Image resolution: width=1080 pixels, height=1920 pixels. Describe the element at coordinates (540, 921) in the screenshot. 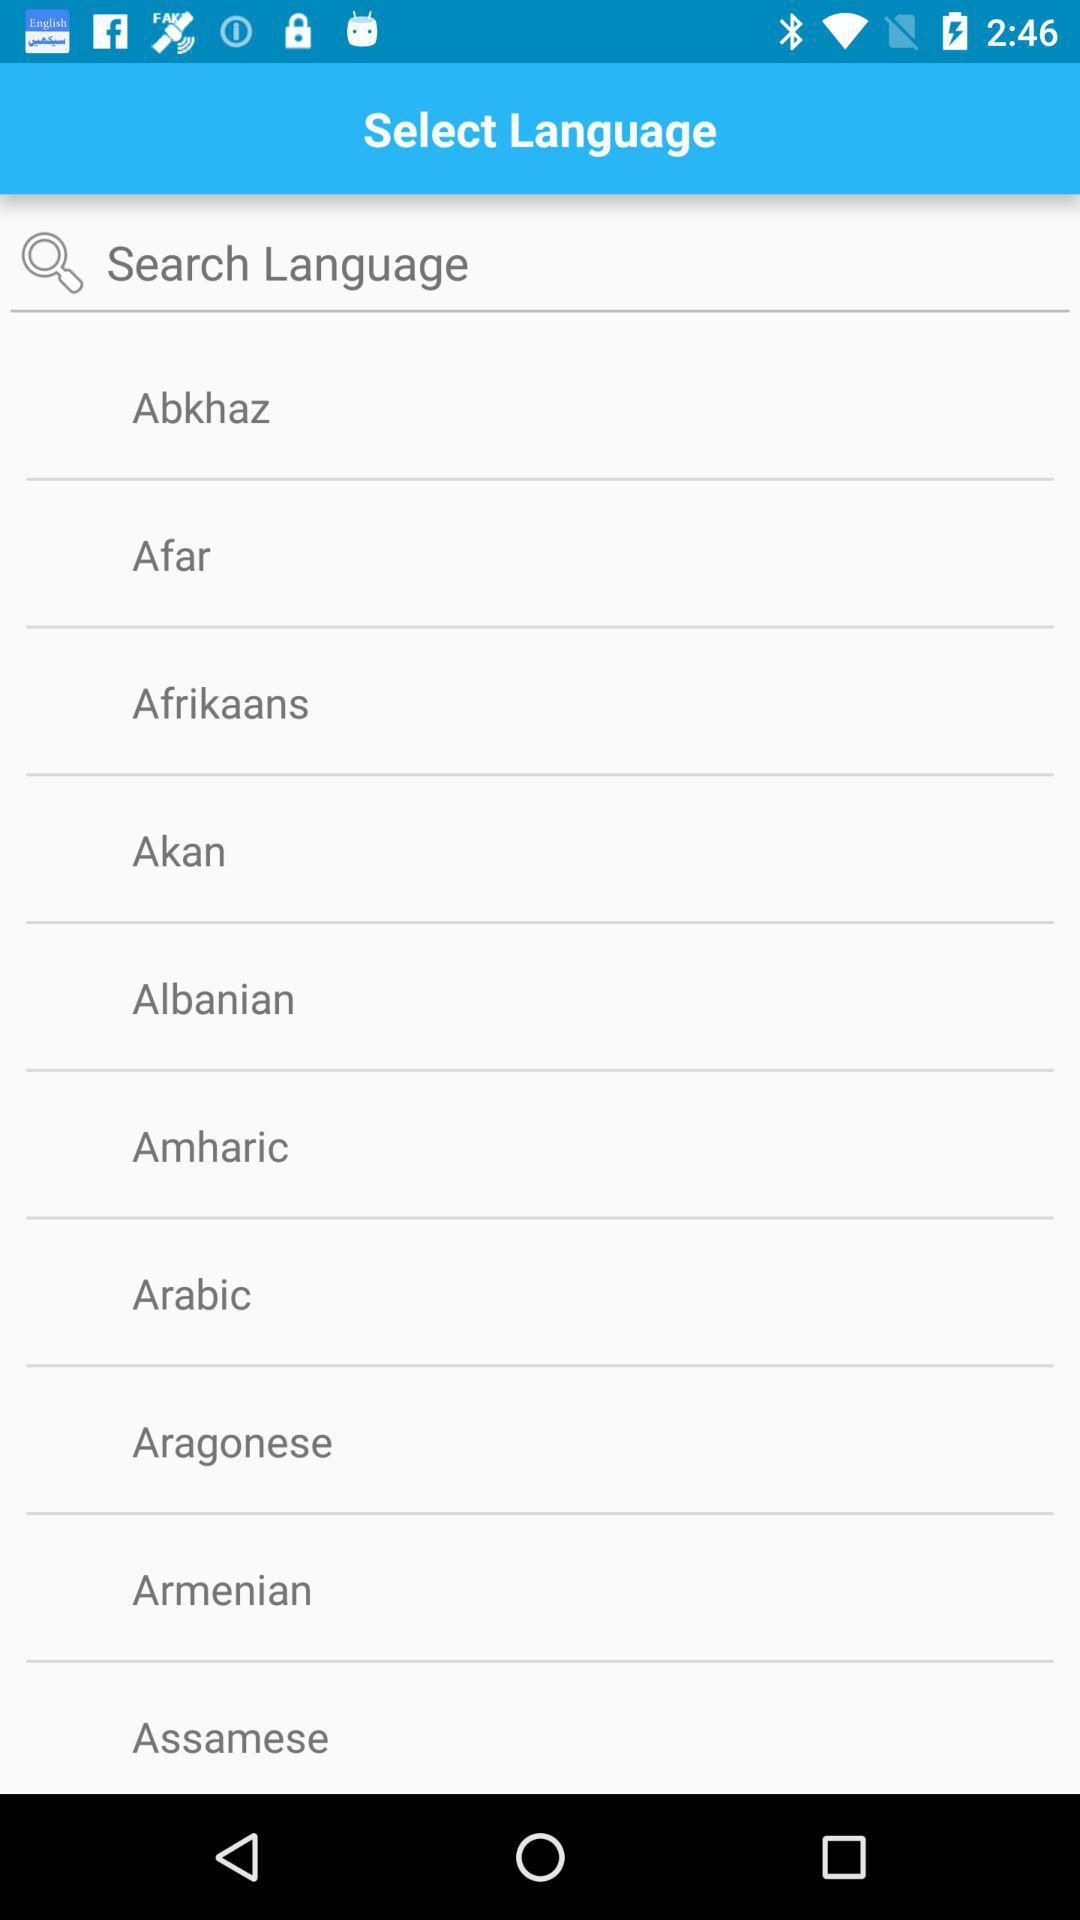

I see `the icon below akan item` at that location.